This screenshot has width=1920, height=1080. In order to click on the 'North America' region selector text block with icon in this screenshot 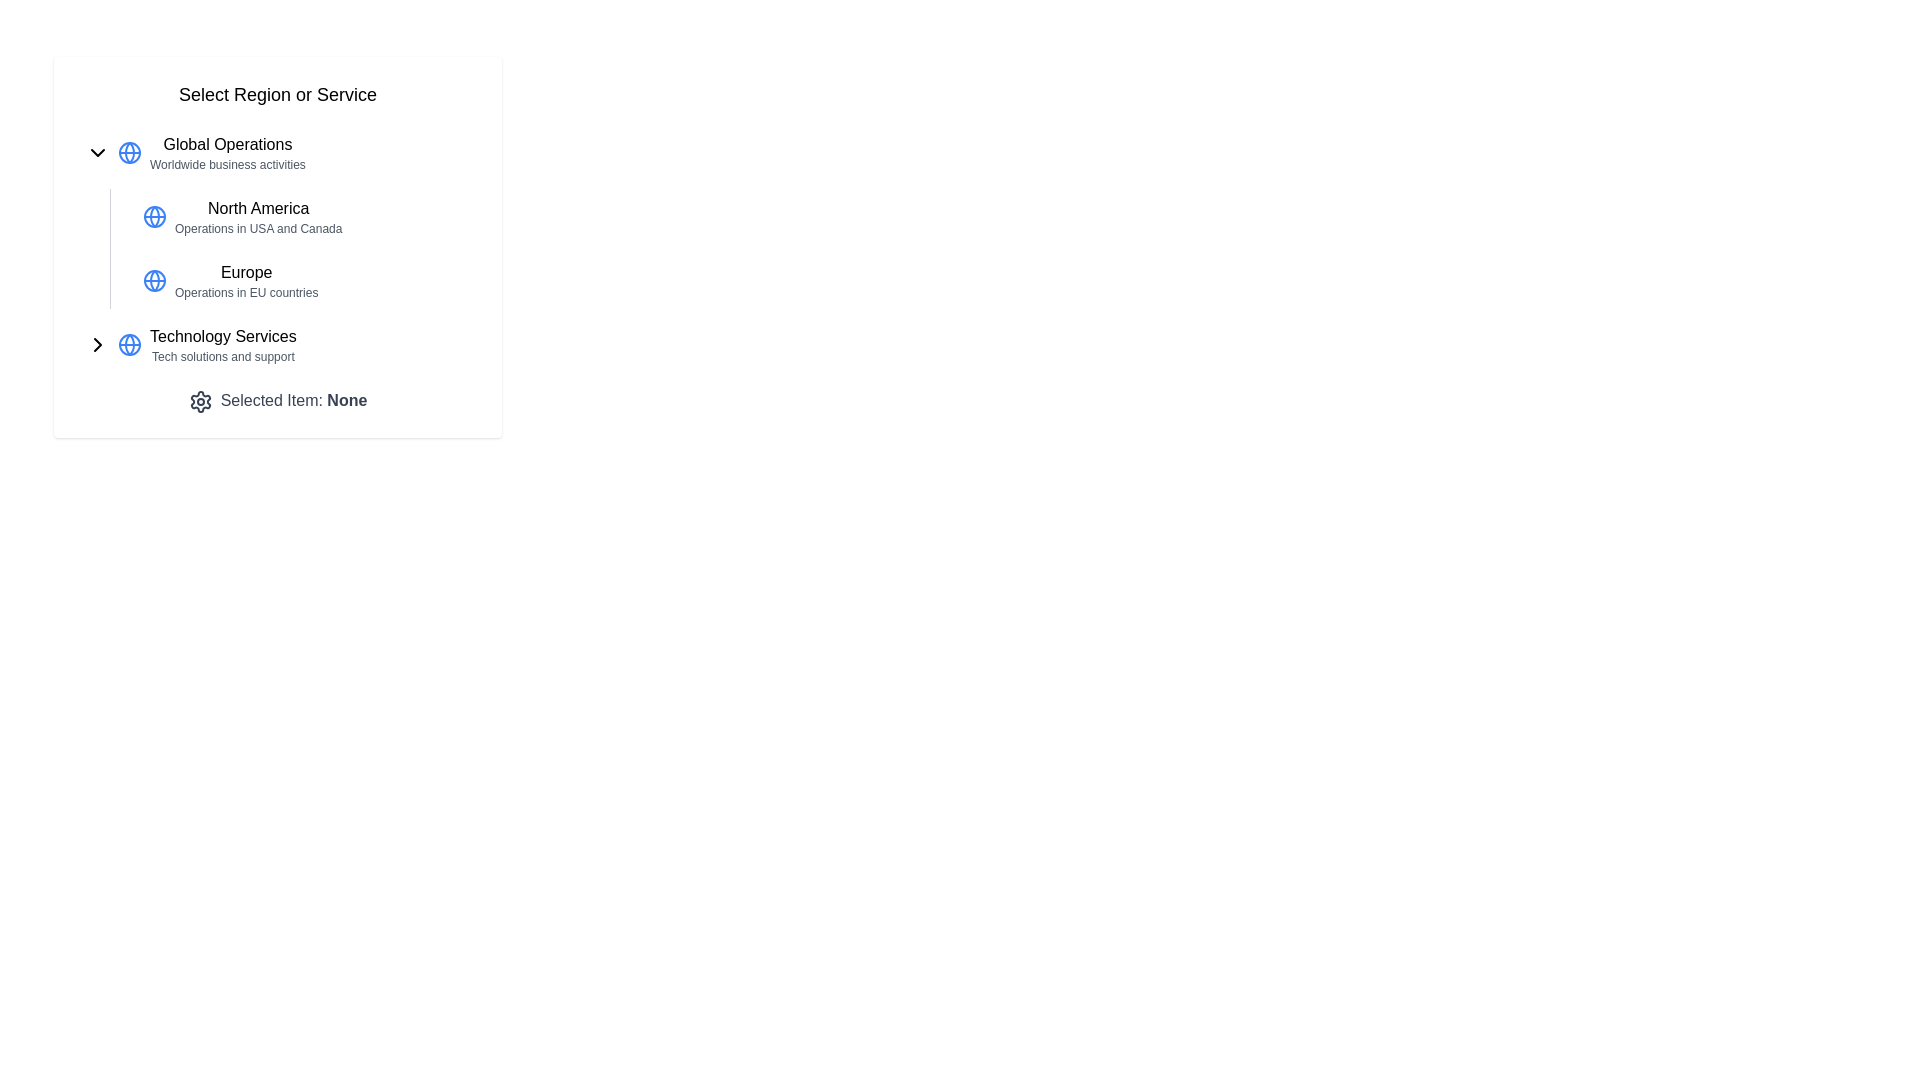, I will do `click(277, 216)`.